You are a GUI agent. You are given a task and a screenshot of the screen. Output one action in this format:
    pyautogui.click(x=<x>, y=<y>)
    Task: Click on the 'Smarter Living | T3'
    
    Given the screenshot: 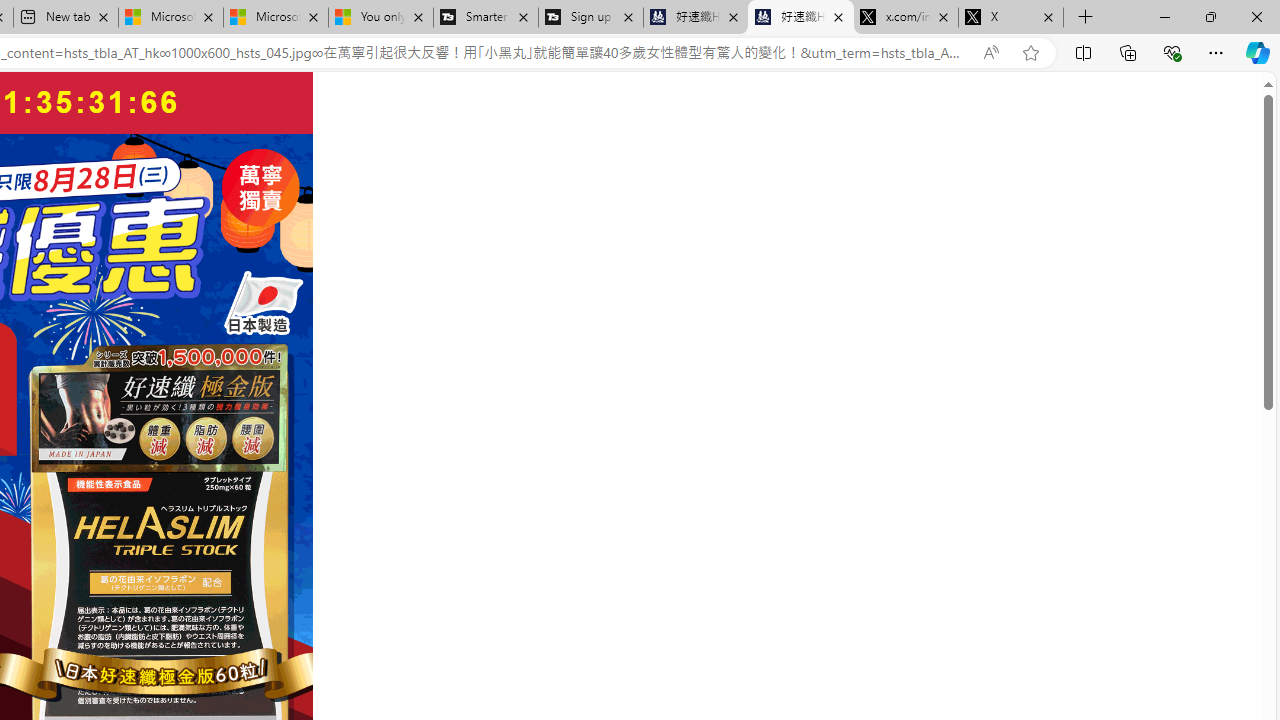 What is the action you would take?
    pyautogui.click(x=485, y=17)
    